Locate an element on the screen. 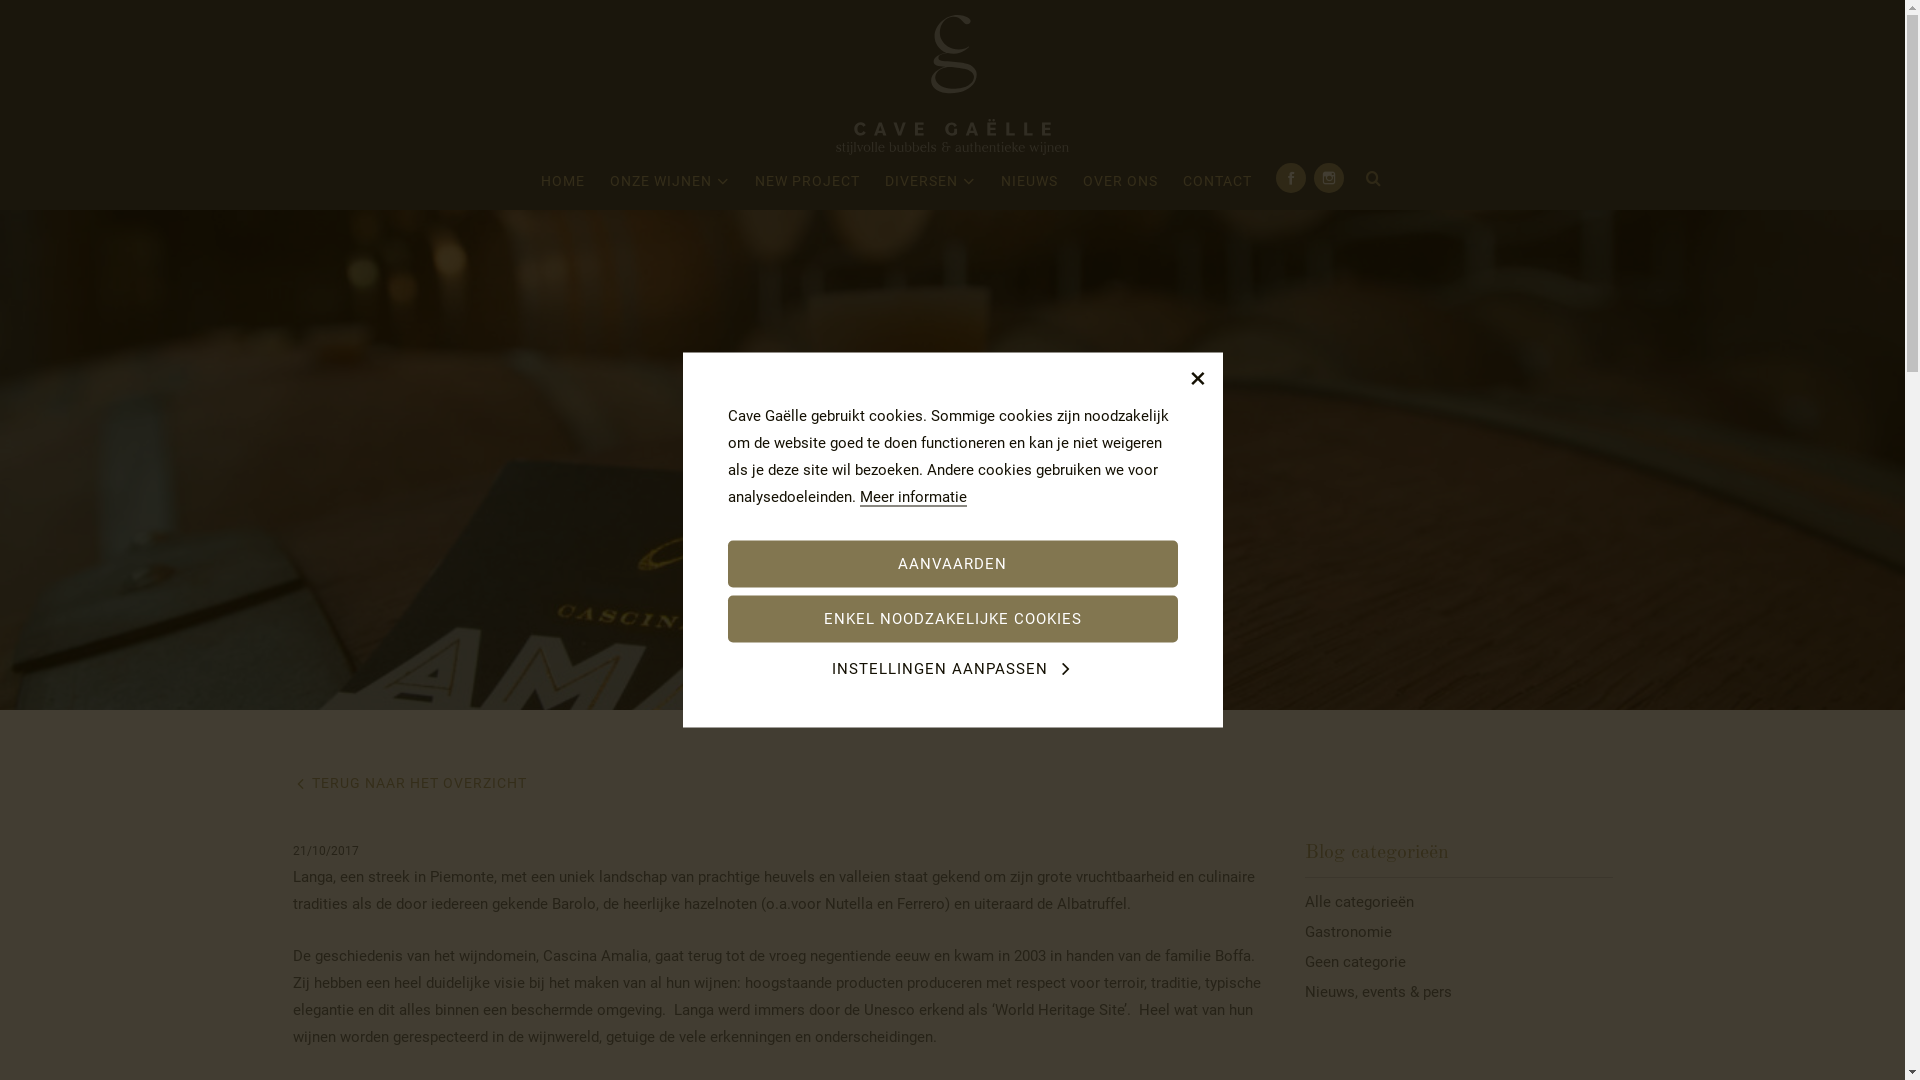 The width and height of the screenshot is (1920, 1080). 'Volg ons op Facebook' is located at coordinates (1291, 176).